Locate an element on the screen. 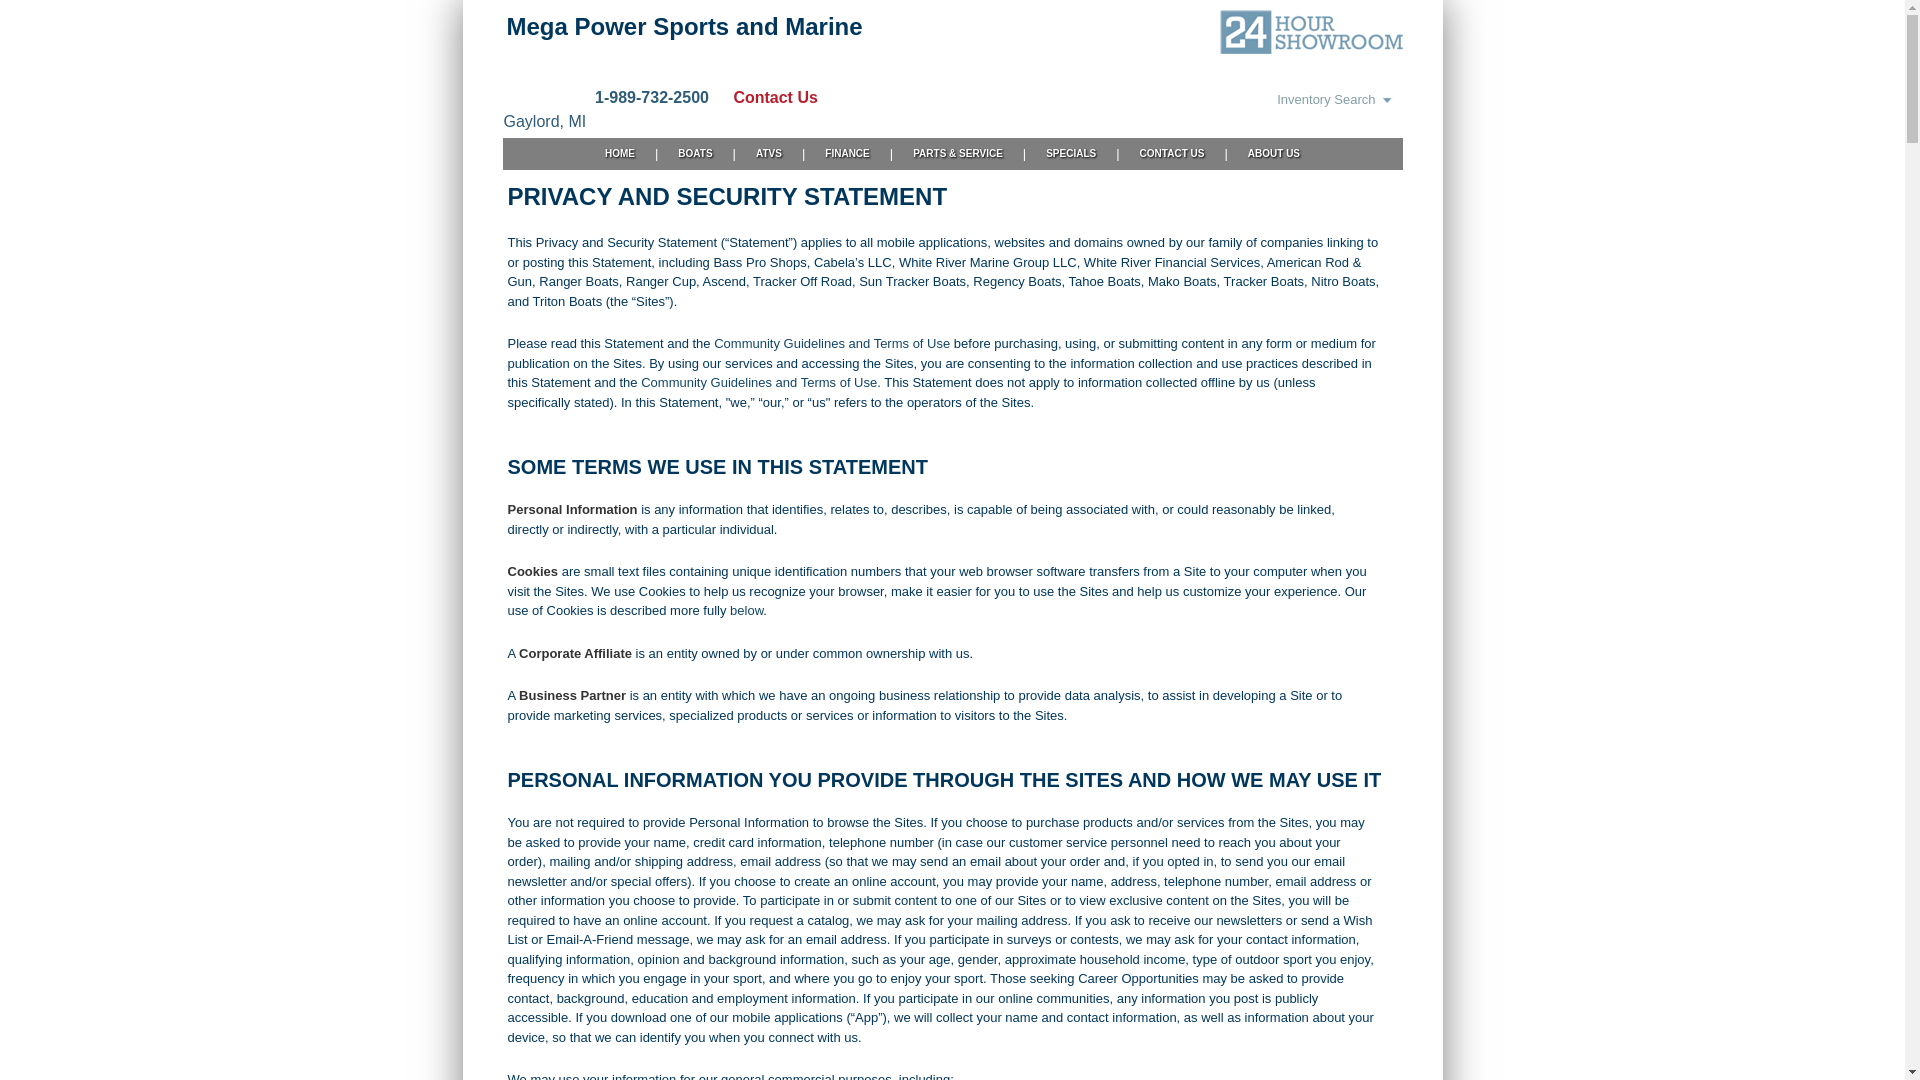 The height and width of the screenshot is (1080, 1920). 'Mega Power Sports and Marine' is located at coordinates (684, 26).